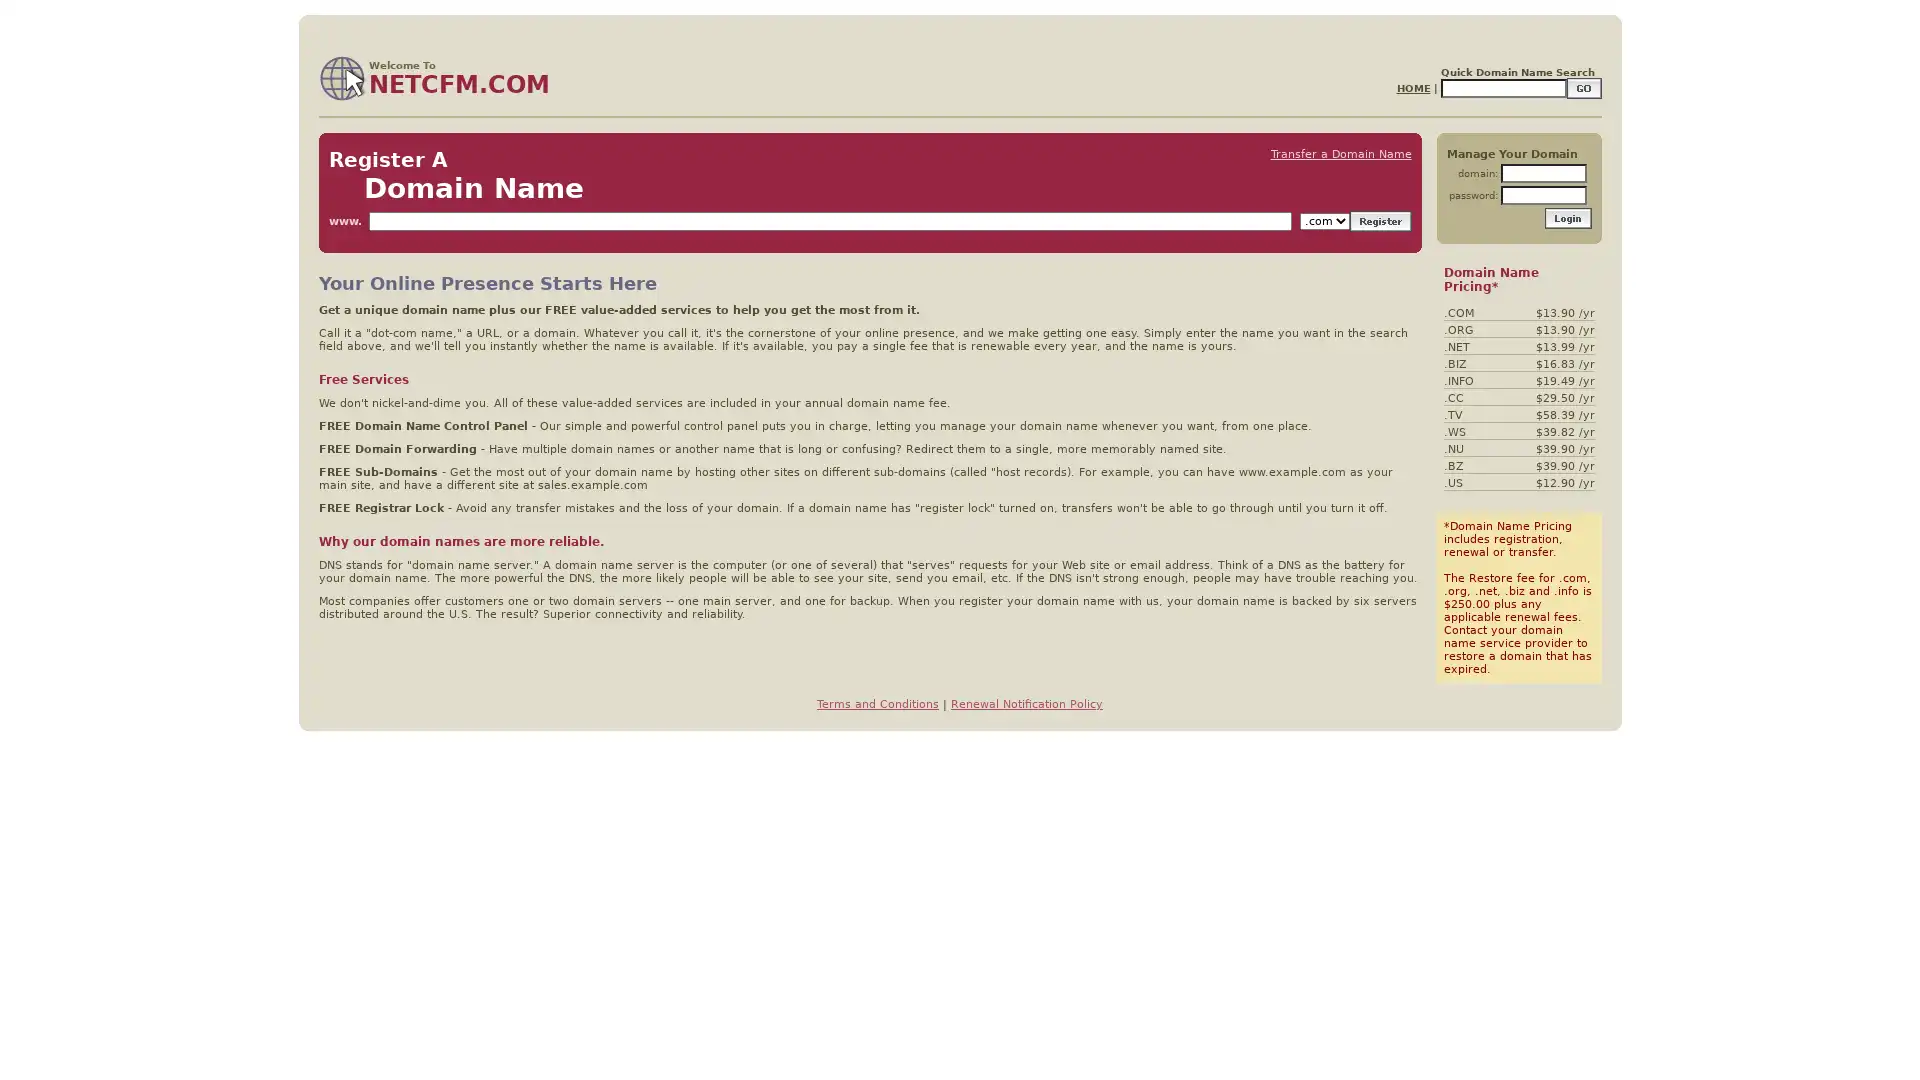 This screenshot has height=1080, width=1920. What do you see at coordinates (1582, 87) in the screenshot?
I see `Edit` at bounding box center [1582, 87].